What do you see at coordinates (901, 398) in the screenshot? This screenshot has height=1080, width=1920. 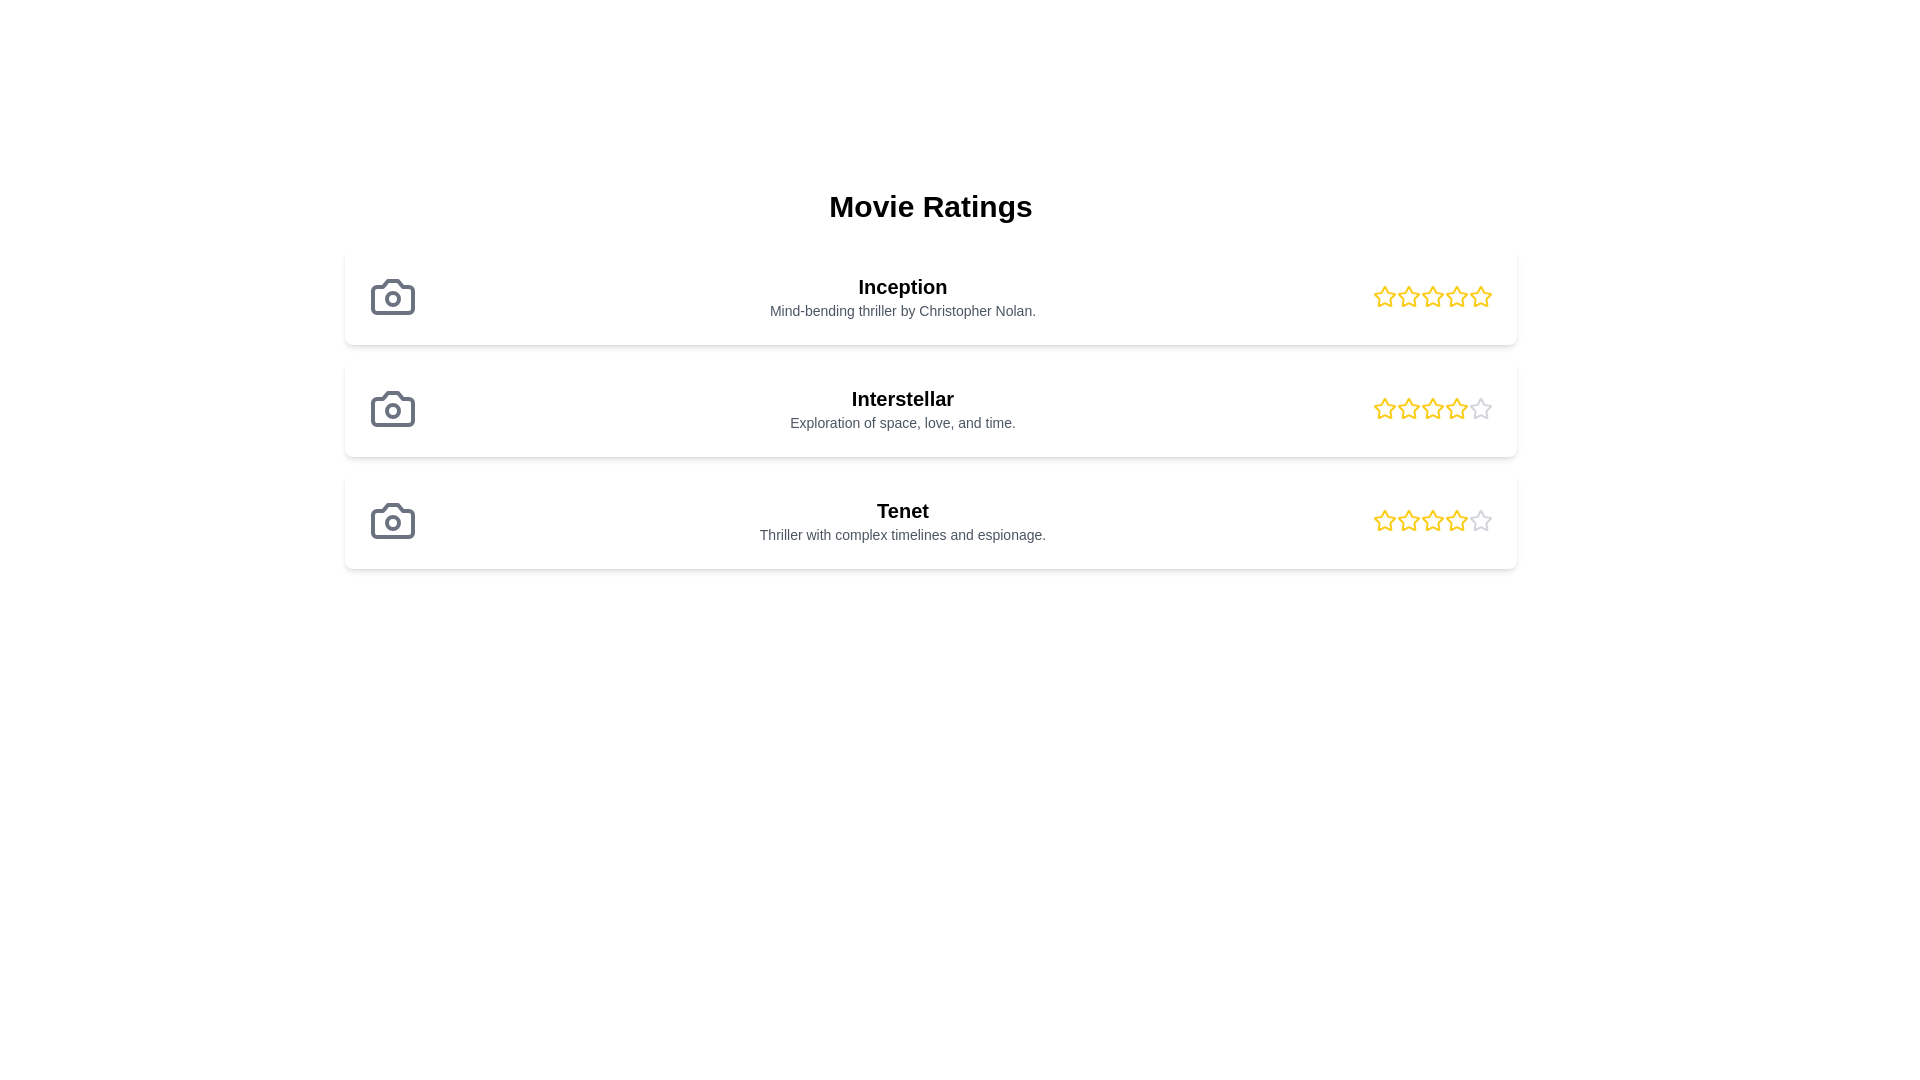 I see `the movie title text label that serves as the title for the film entry, located between 'Inception' and 'Tenet'` at bounding box center [901, 398].